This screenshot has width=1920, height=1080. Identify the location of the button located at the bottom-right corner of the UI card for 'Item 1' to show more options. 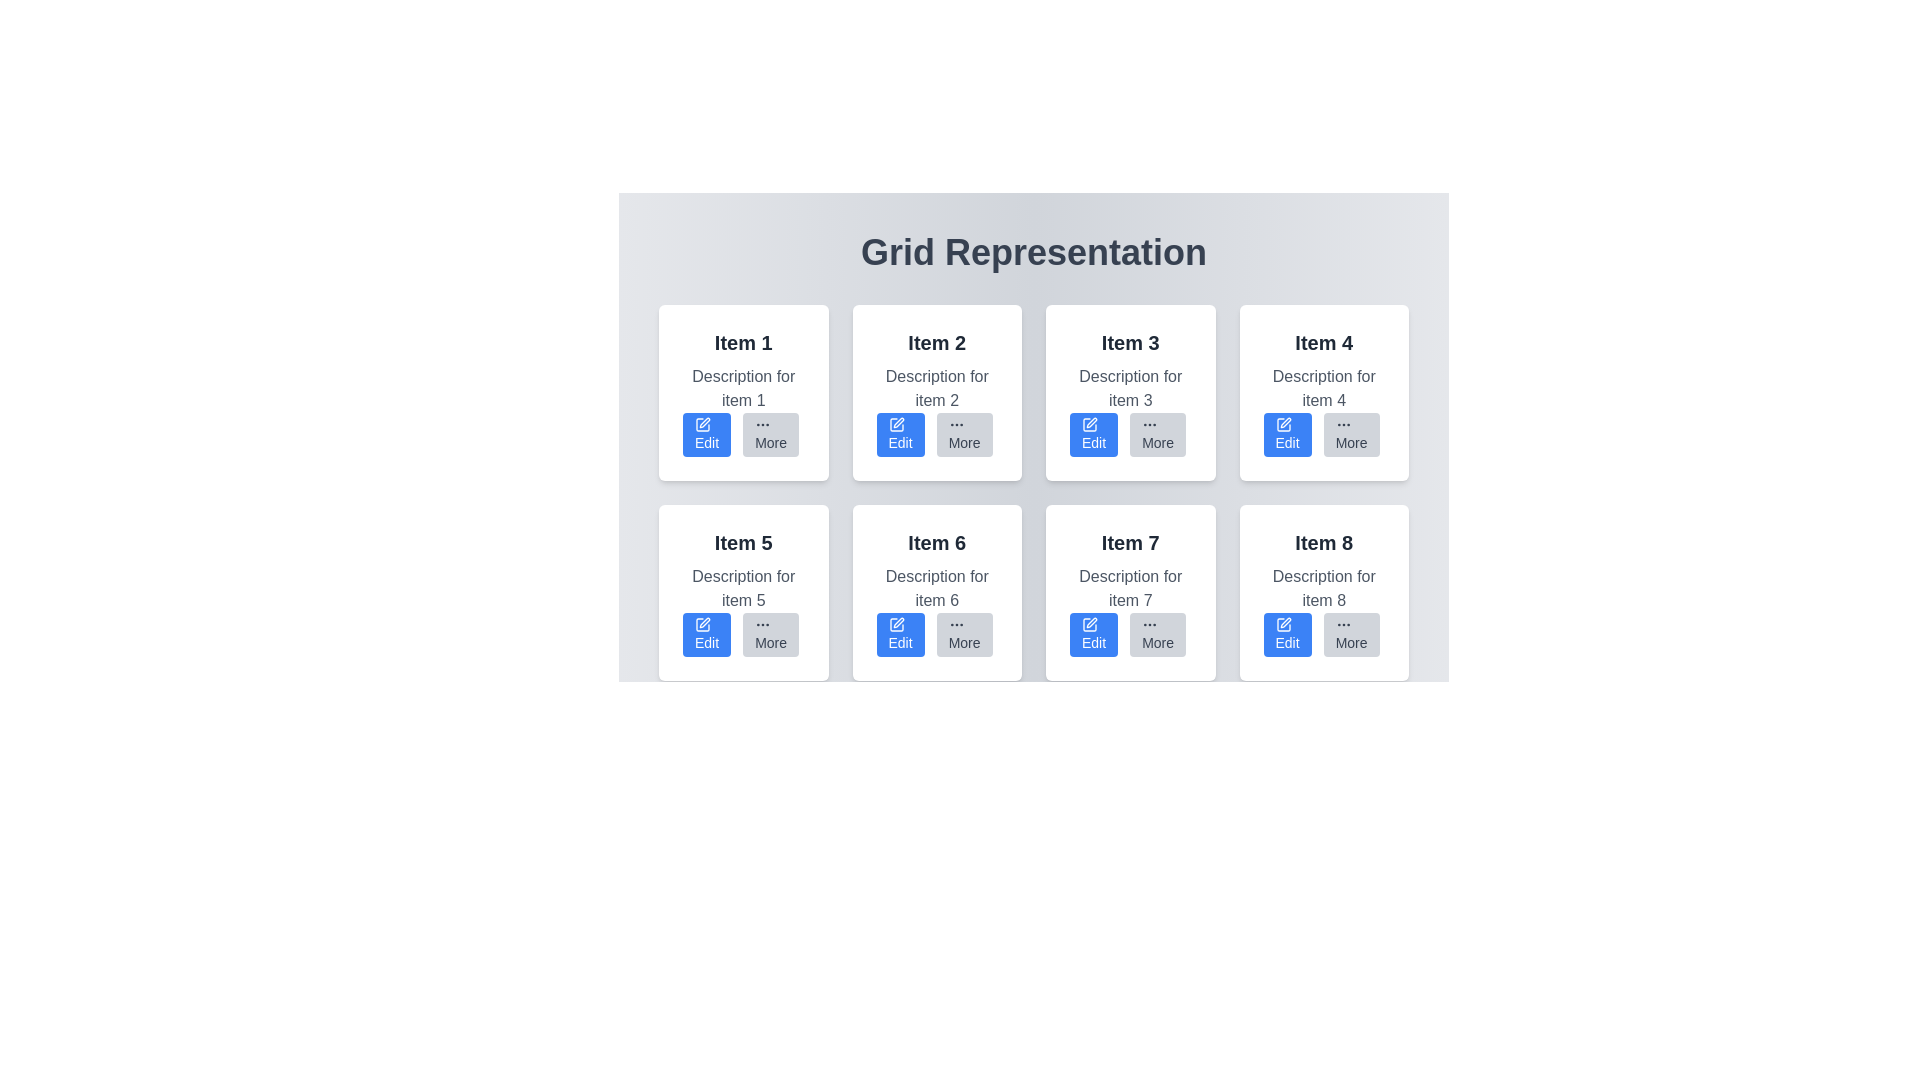
(770, 434).